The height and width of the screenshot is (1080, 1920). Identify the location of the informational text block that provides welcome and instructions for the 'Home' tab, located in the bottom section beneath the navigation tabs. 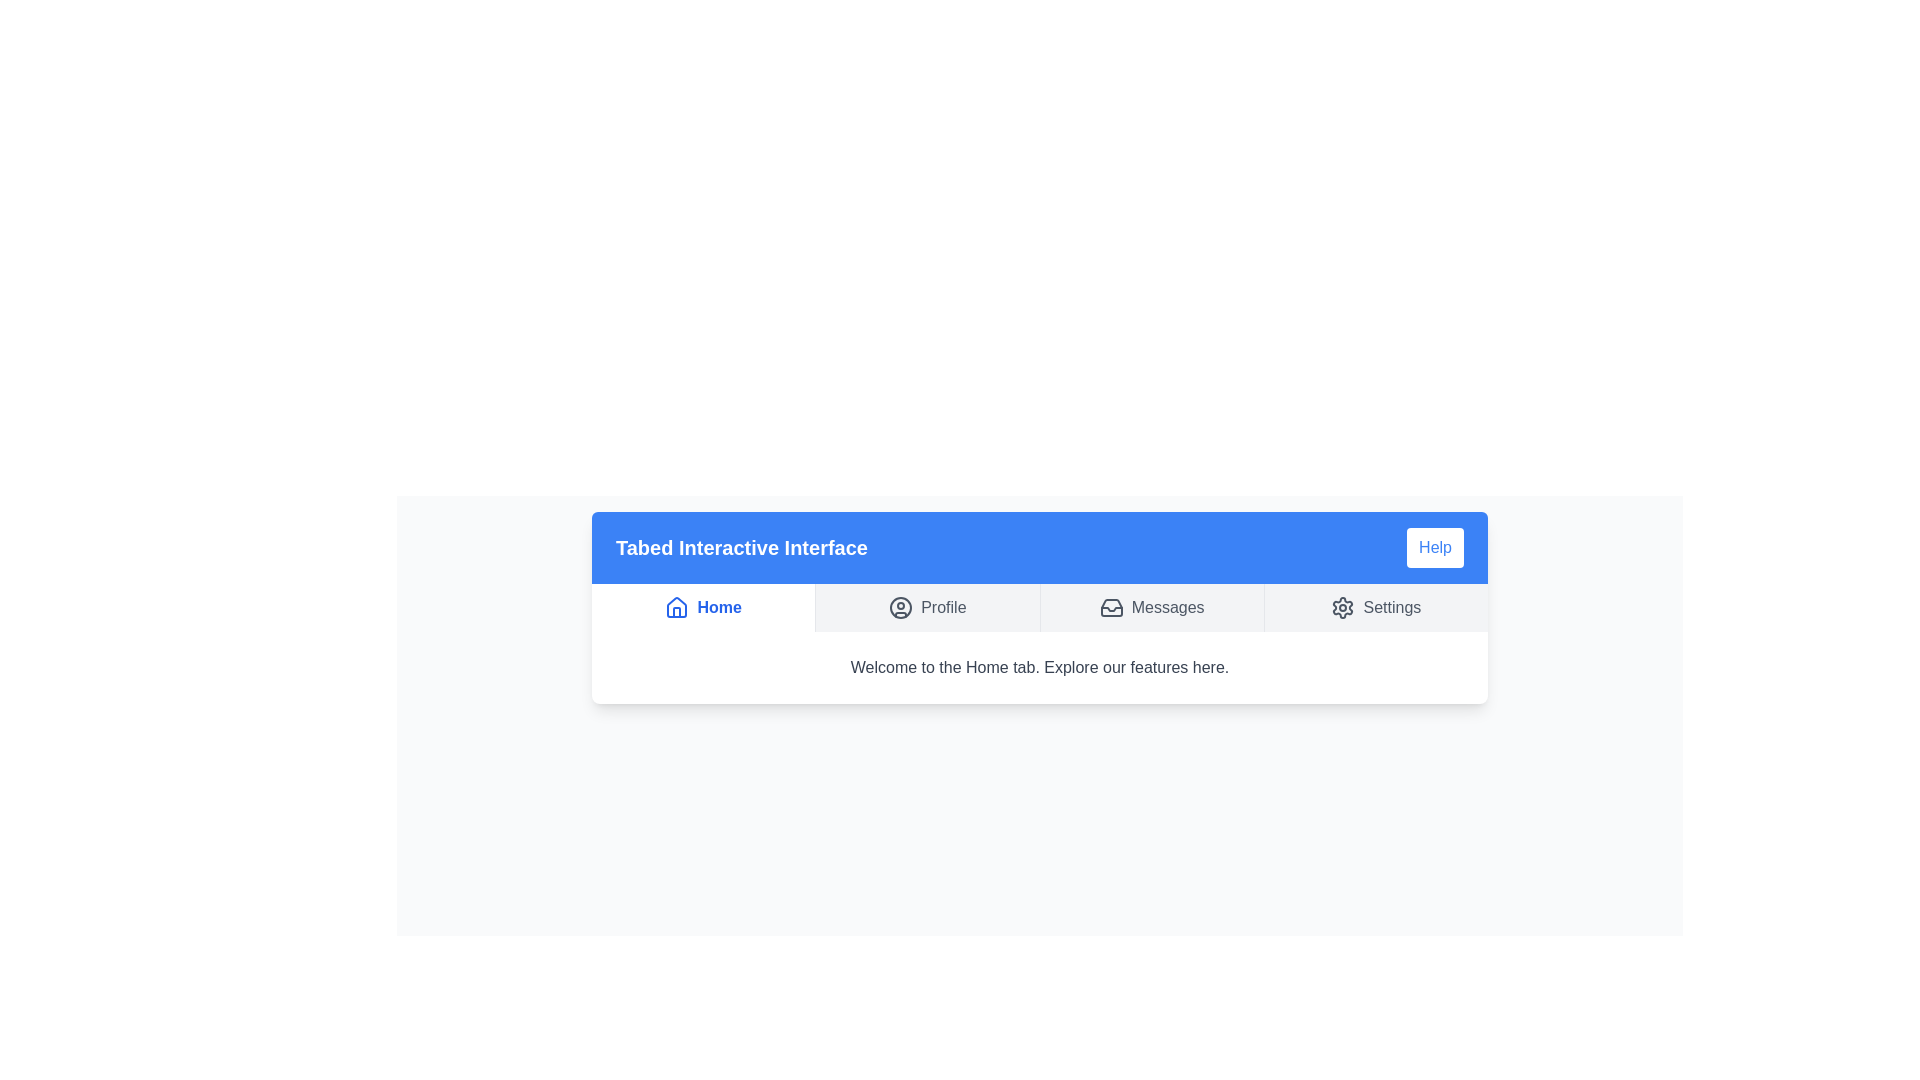
(1040, 667).